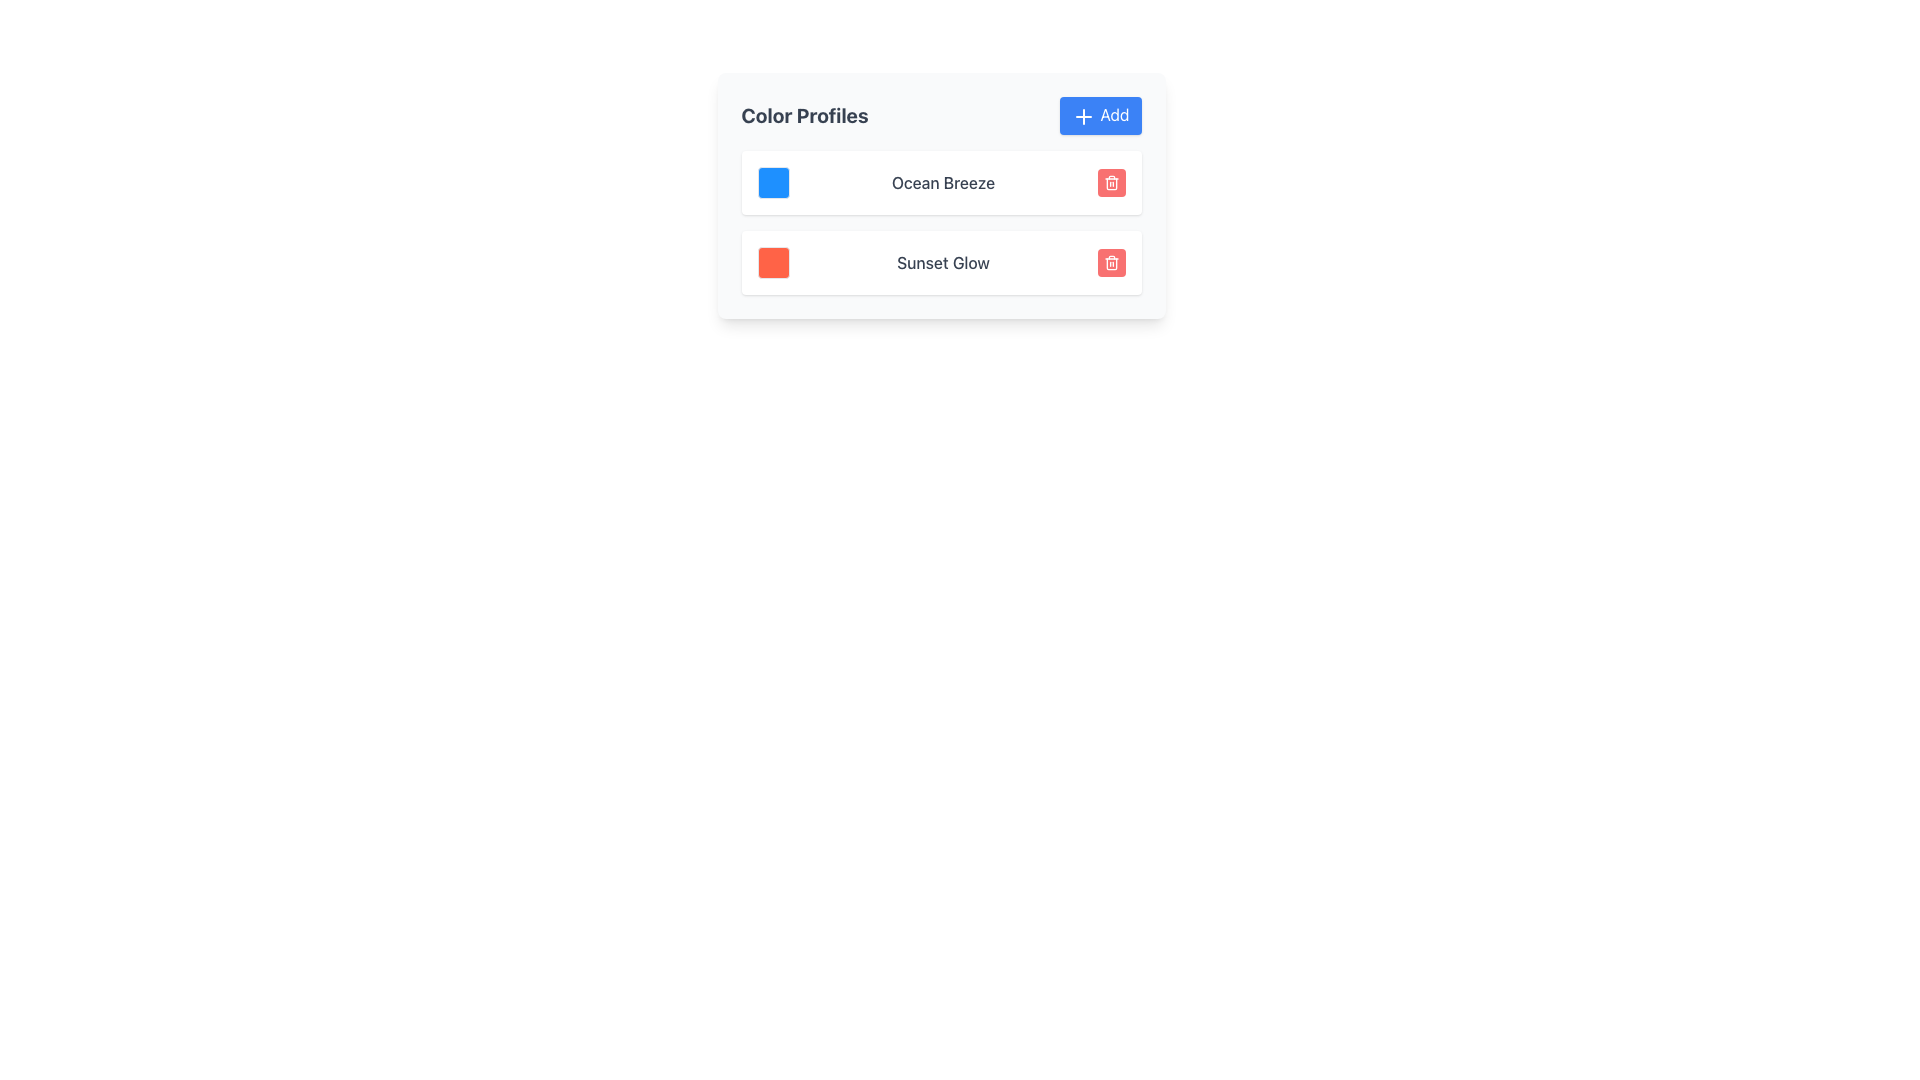 Image resolution: width=1920 pixels, height=1080 pixels. Describe the element at coordinates (1083, 116) in the screenshot. I see `the icon that serves as a visual cue for adding a new item or profile, located at the top right corner of the 'Color Profiles' panel` at that location.